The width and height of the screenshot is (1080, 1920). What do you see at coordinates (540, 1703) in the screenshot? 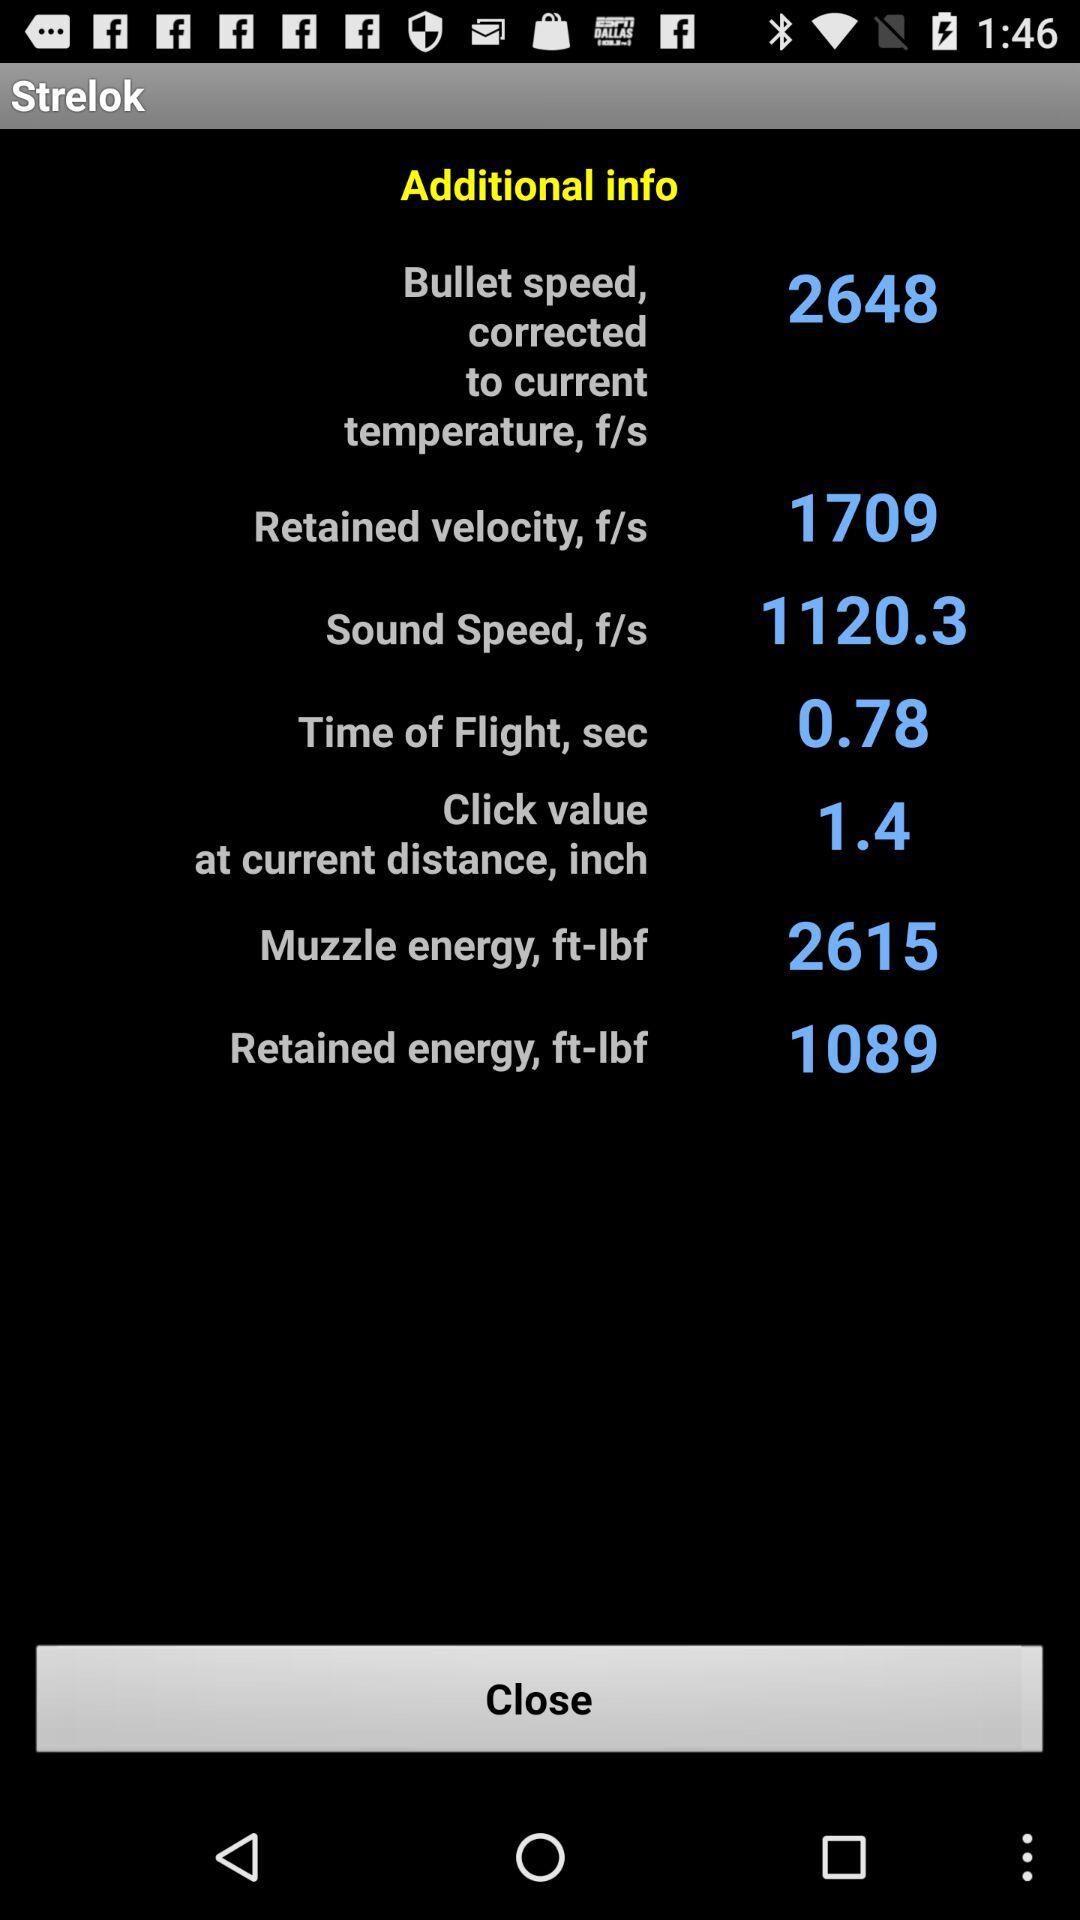
I see `the item below the 1089 item` at bounding box center [540, 1703].